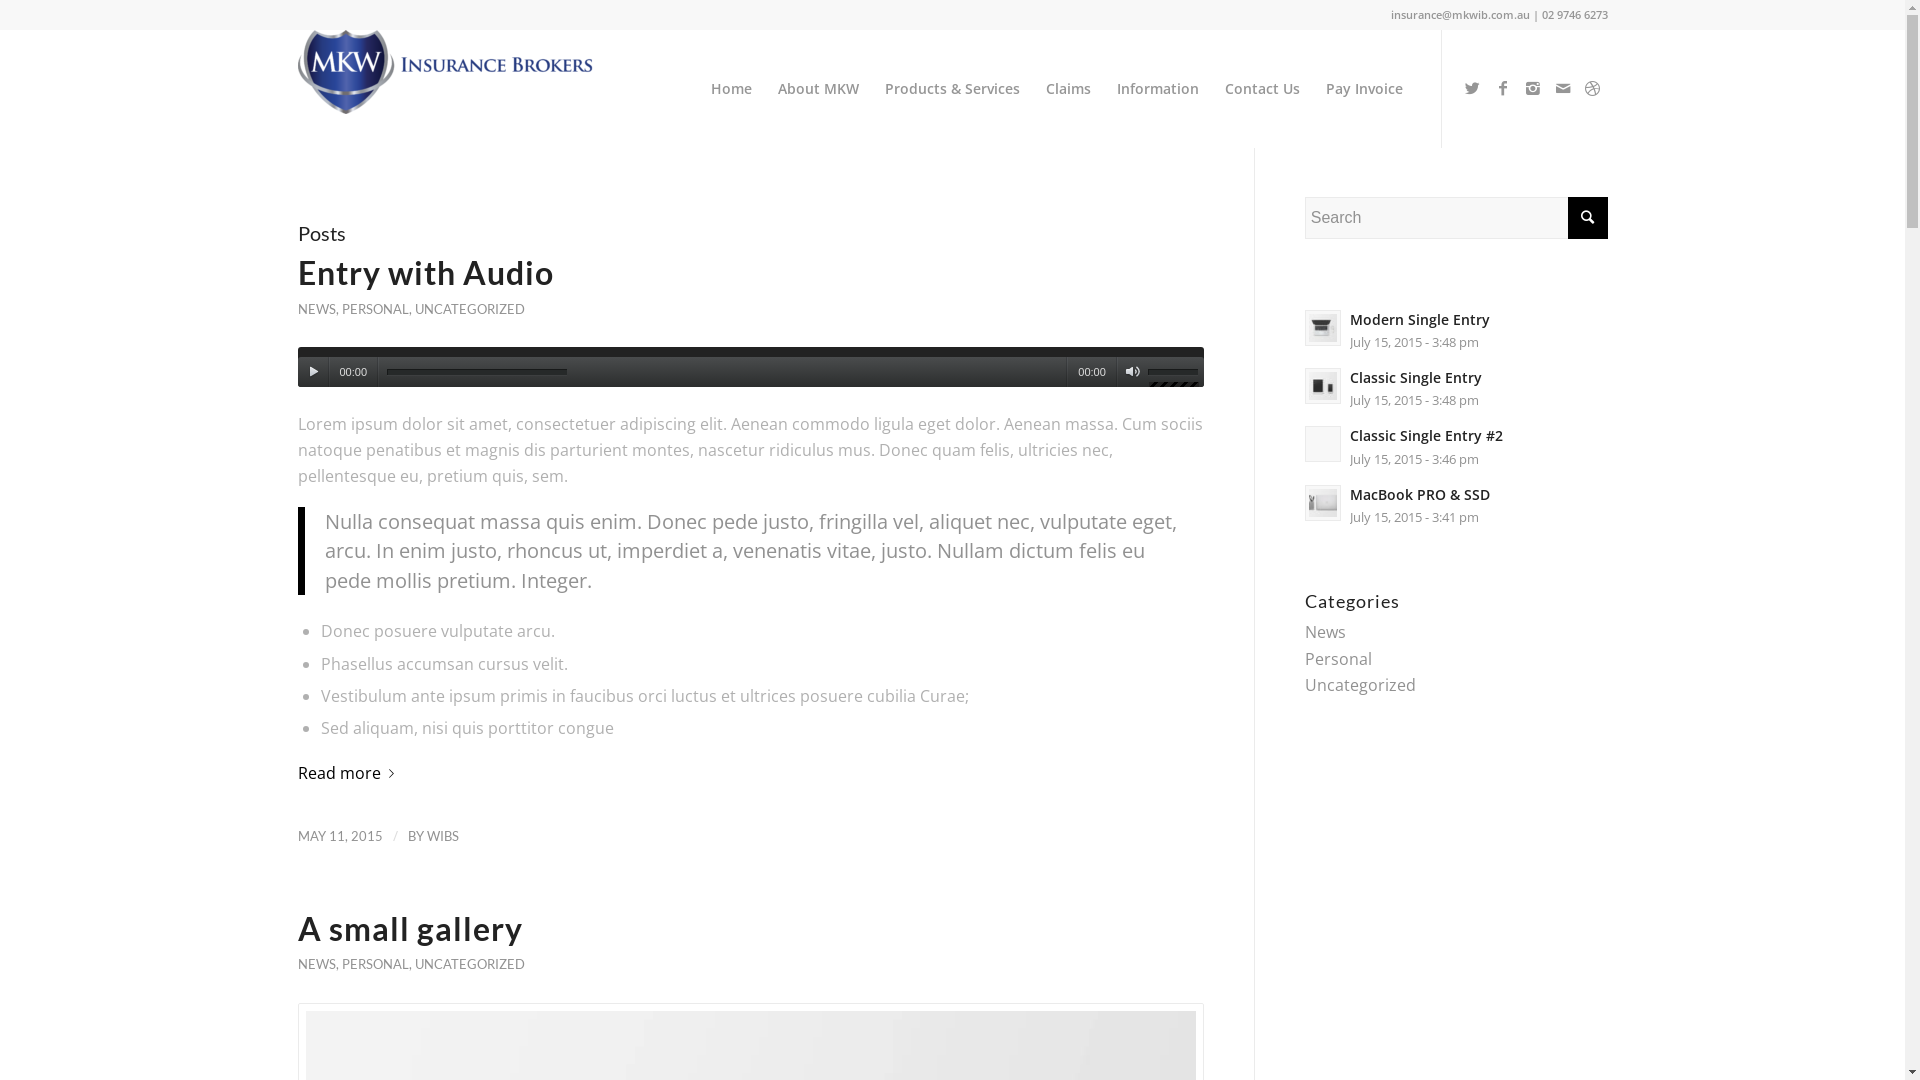  I want to click on 'Twitter', so click(1473, 87).